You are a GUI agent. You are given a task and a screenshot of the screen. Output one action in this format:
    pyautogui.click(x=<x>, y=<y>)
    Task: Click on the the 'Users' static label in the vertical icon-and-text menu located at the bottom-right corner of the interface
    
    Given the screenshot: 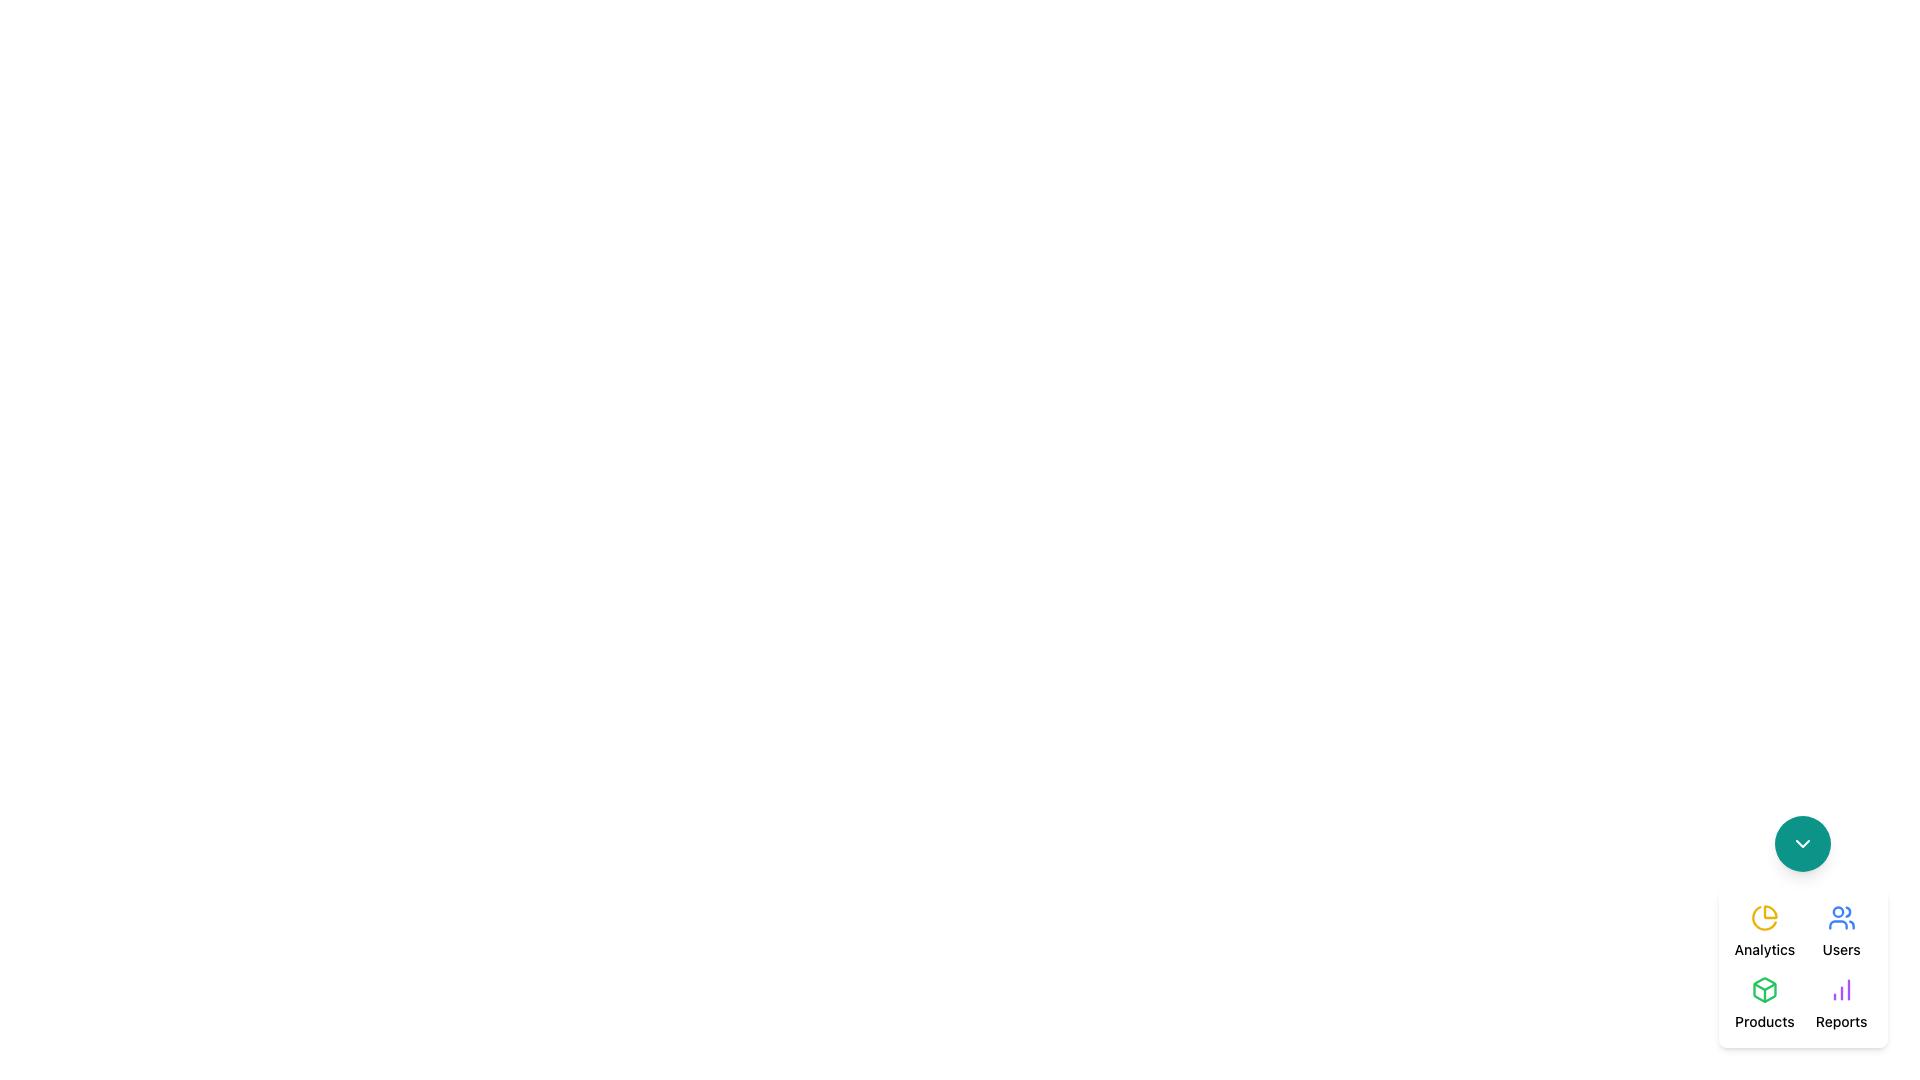 What is the action you would take?
    pyautogui.click(x=1840, y=948)
    